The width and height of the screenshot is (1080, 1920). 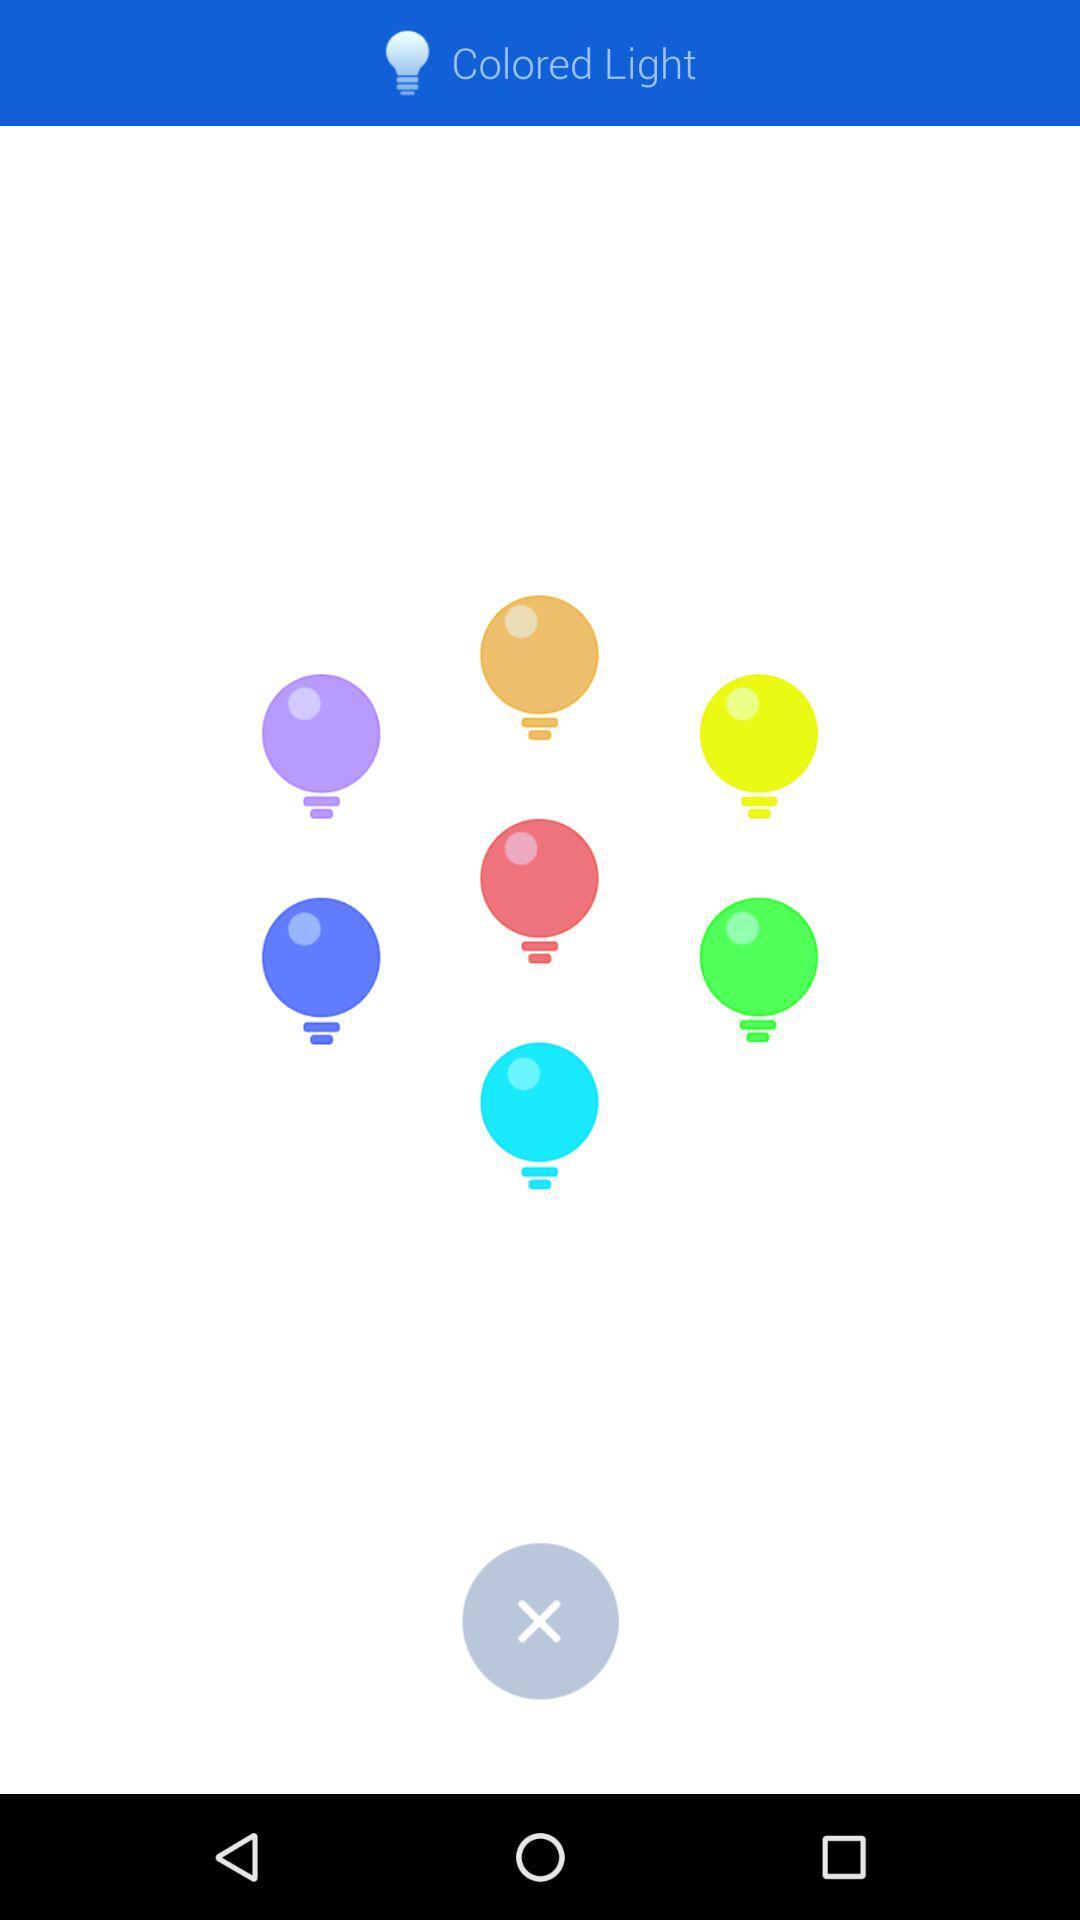 I want to click on colour light, so click(x=540, y=668).